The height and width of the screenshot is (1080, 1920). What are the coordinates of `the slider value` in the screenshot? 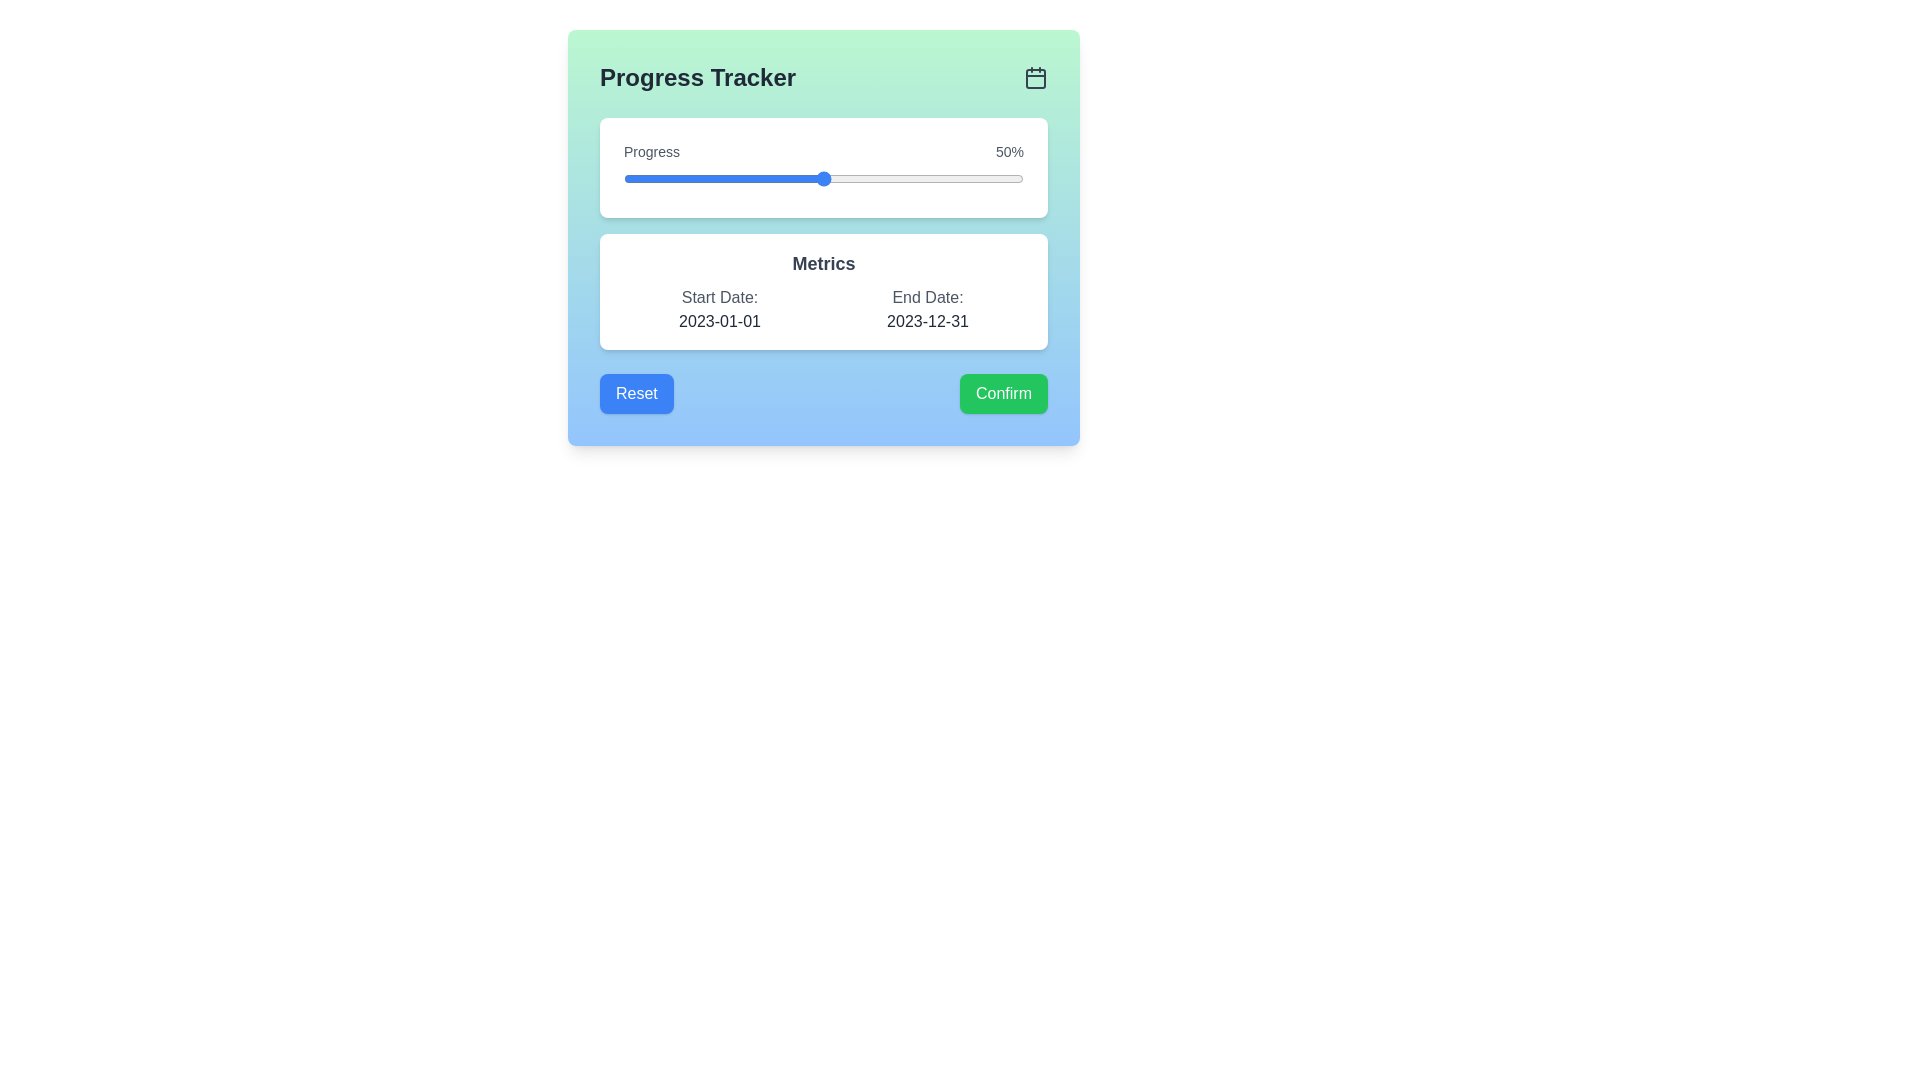 It's located at (627, 177).